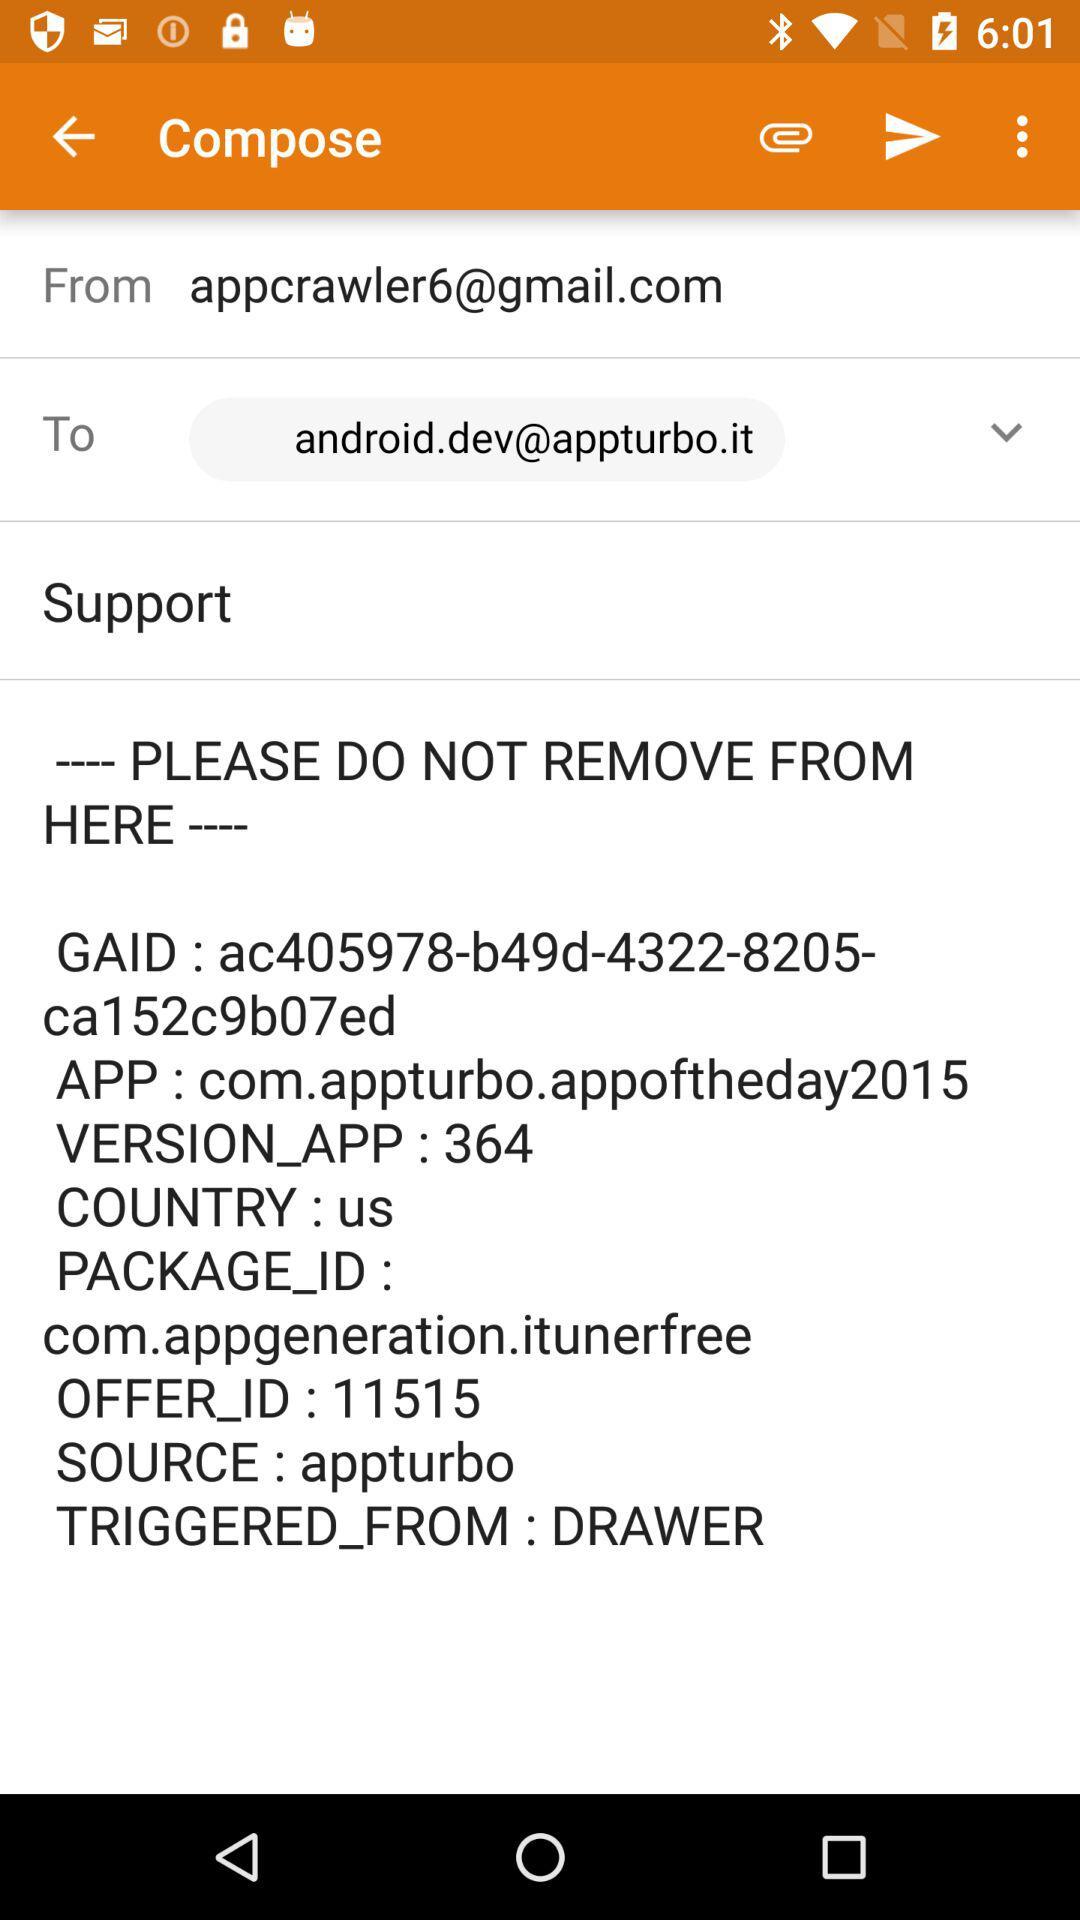 The height and width of the screenshot is (1920, 1080). I want to click on the icon to the right of compose icon, so click(785, 135).